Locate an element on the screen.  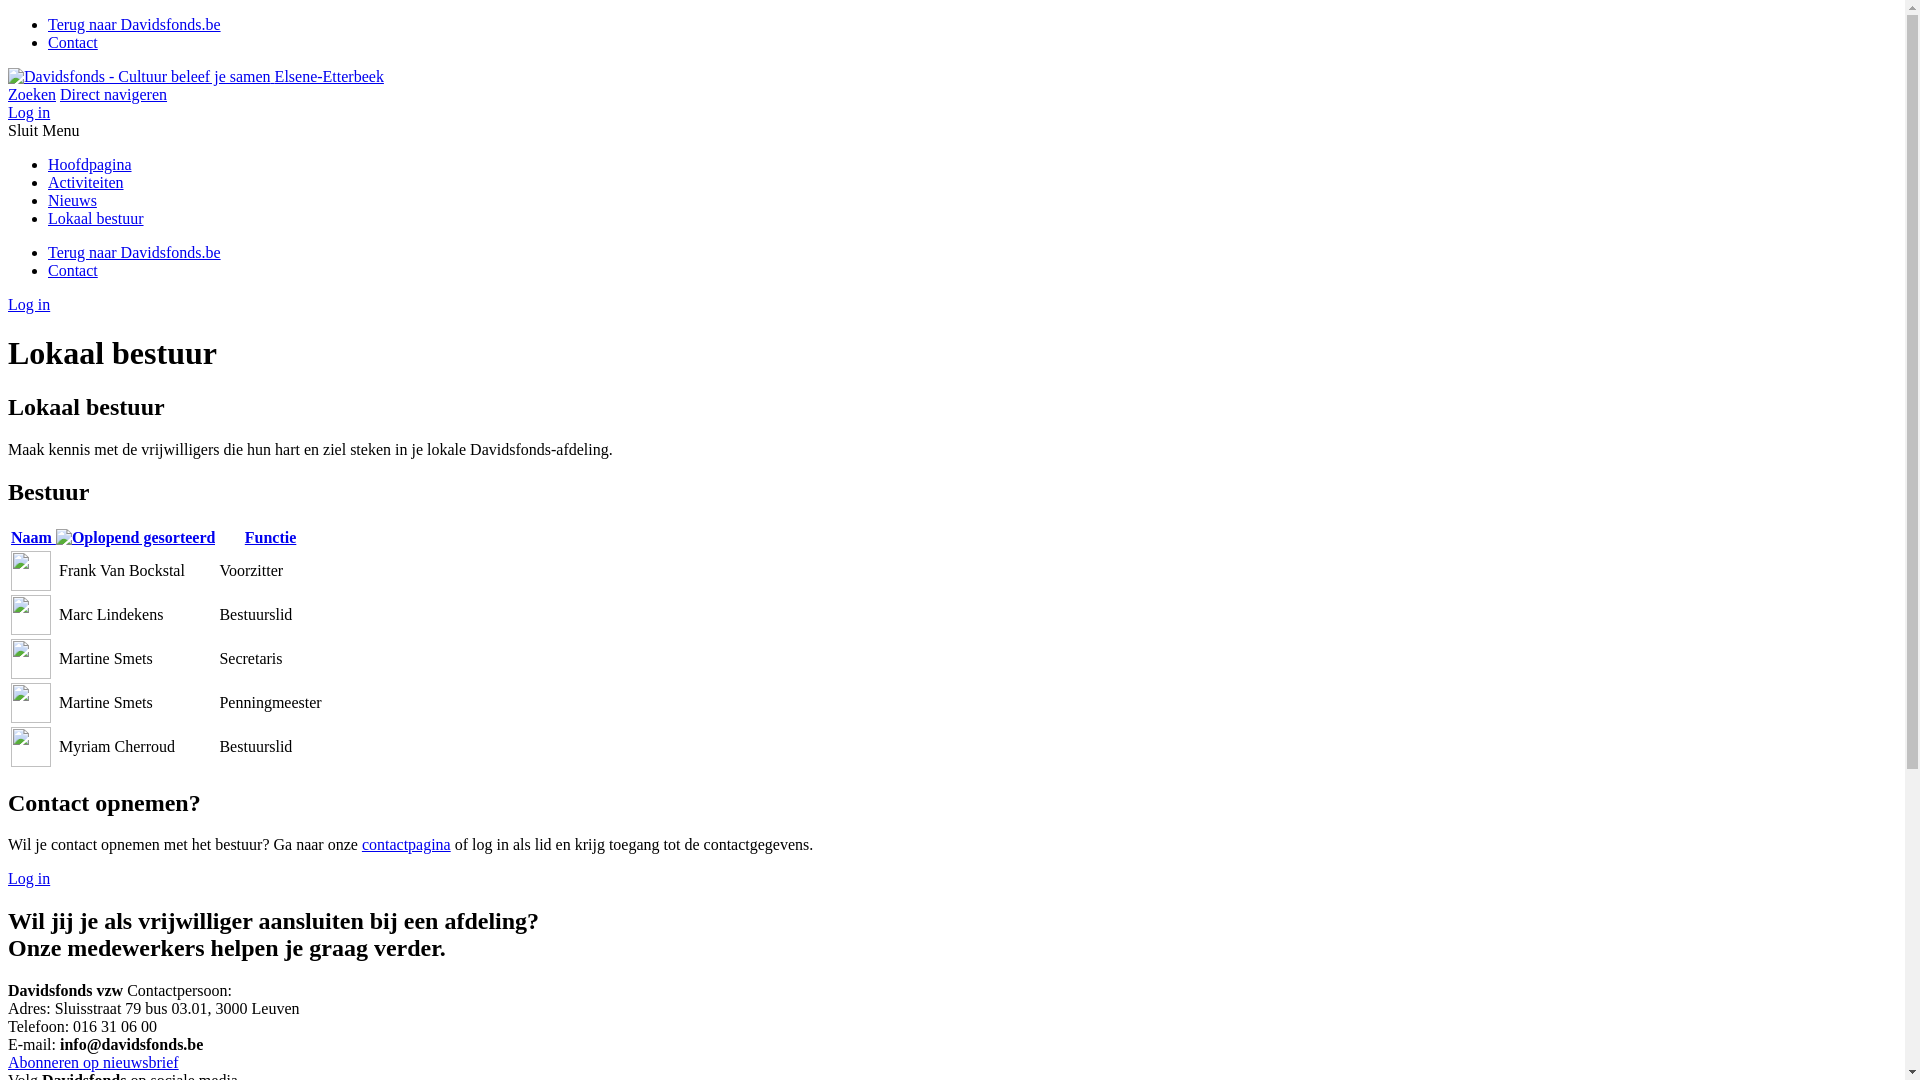
'Lokaal bestuur' is located at coordinates (48, 218).